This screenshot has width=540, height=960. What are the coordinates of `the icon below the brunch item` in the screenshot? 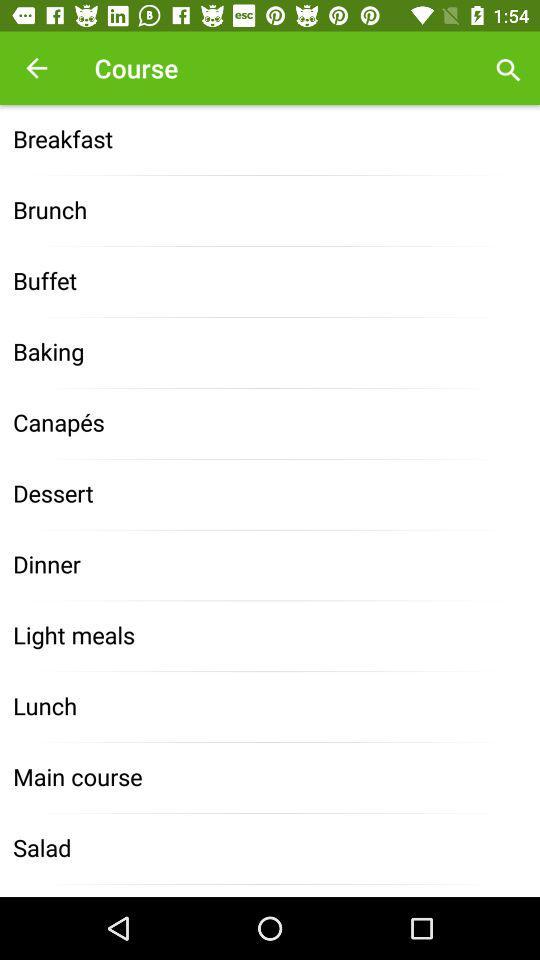 It's located at (270, 281).